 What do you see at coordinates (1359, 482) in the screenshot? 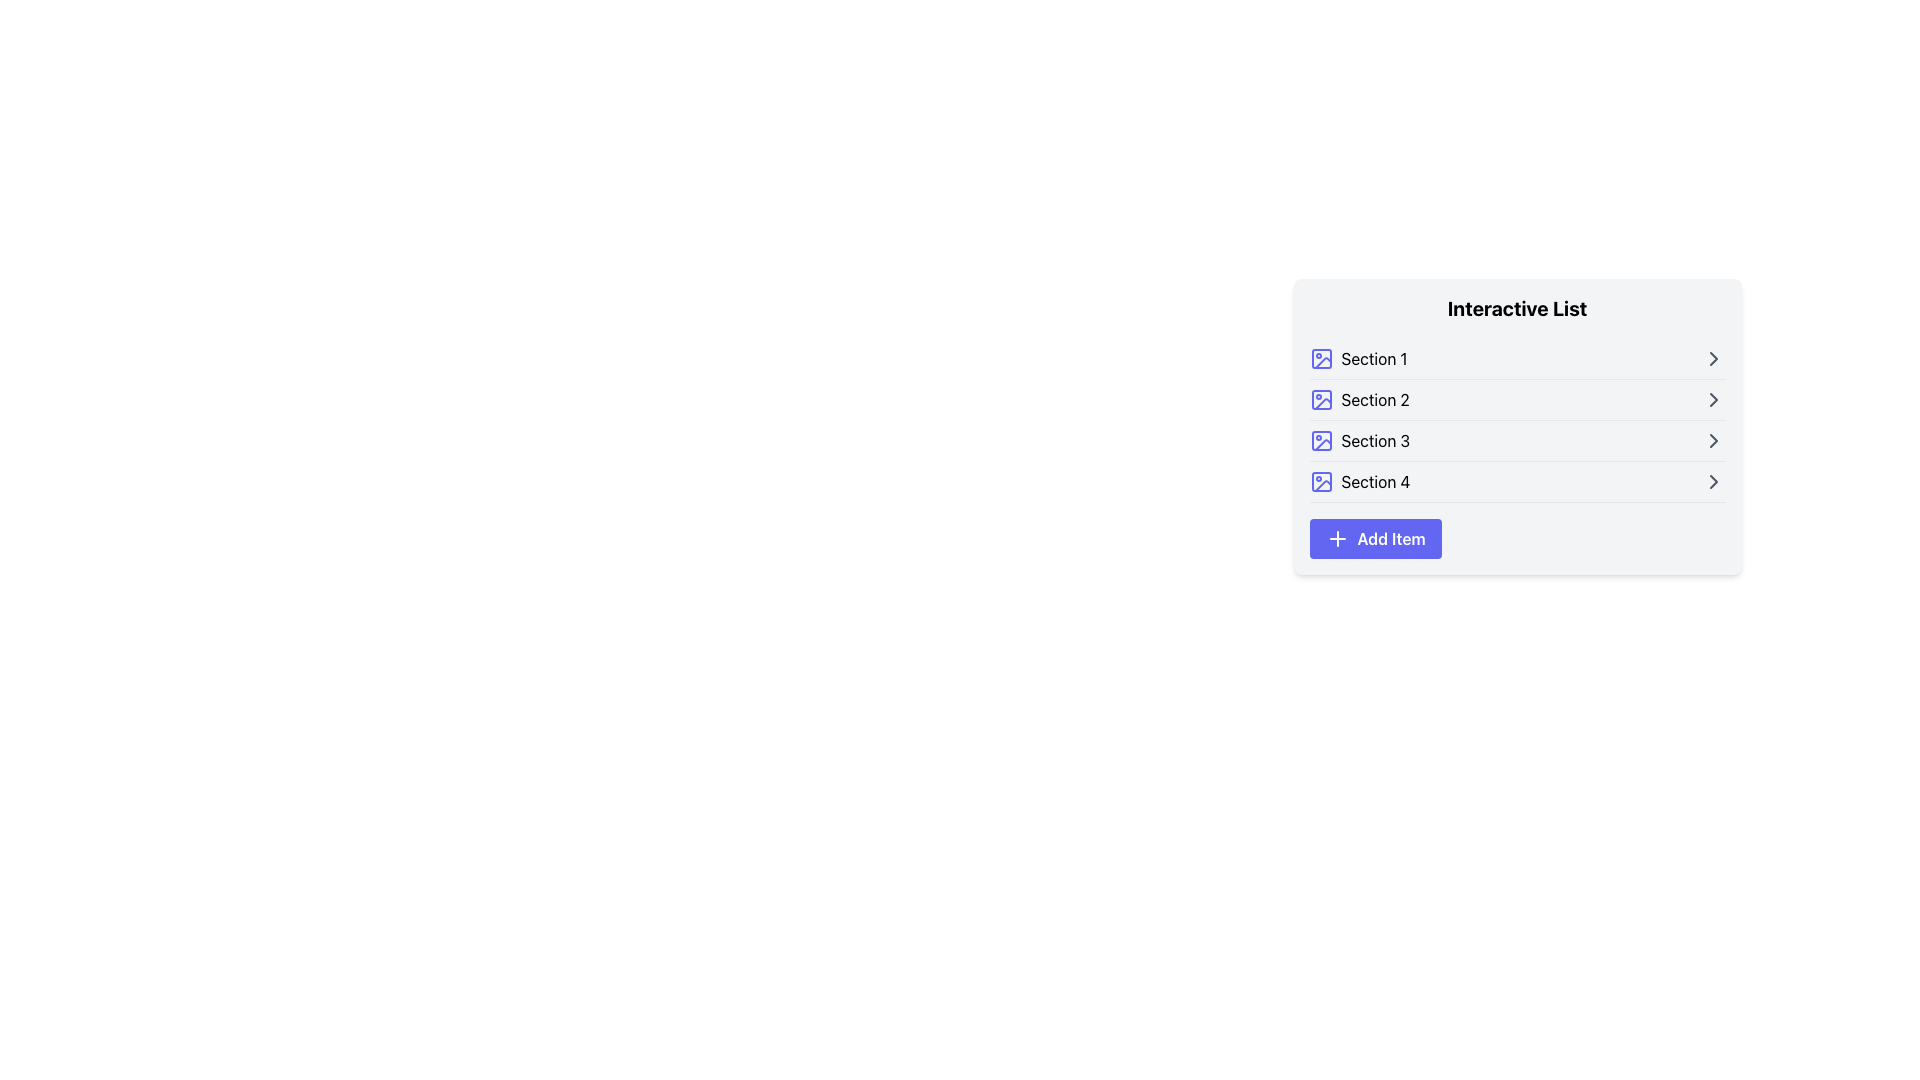
I see `the List item with the text 'Section 4' and an icon preceding it` at bounding box center [1359, 482].